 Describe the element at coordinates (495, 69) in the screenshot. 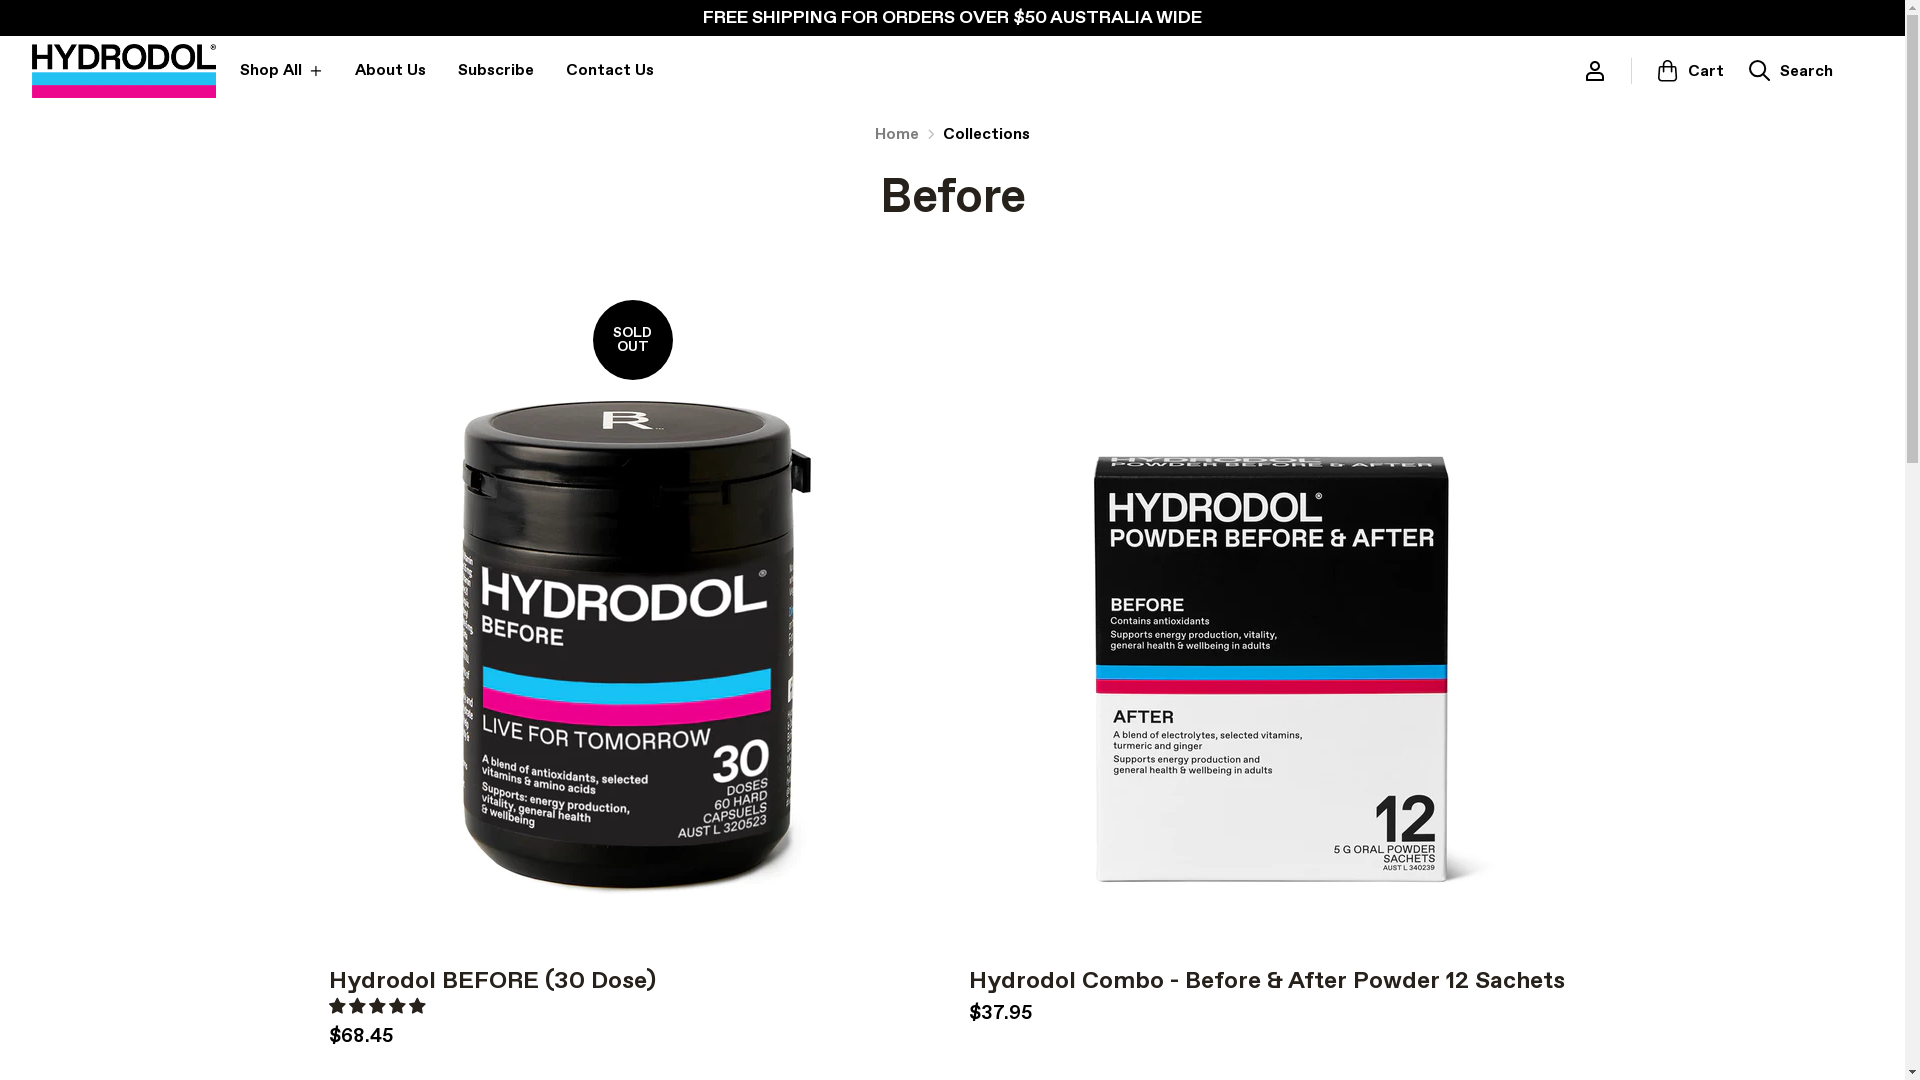

I see `'Subscribe'` at that location.